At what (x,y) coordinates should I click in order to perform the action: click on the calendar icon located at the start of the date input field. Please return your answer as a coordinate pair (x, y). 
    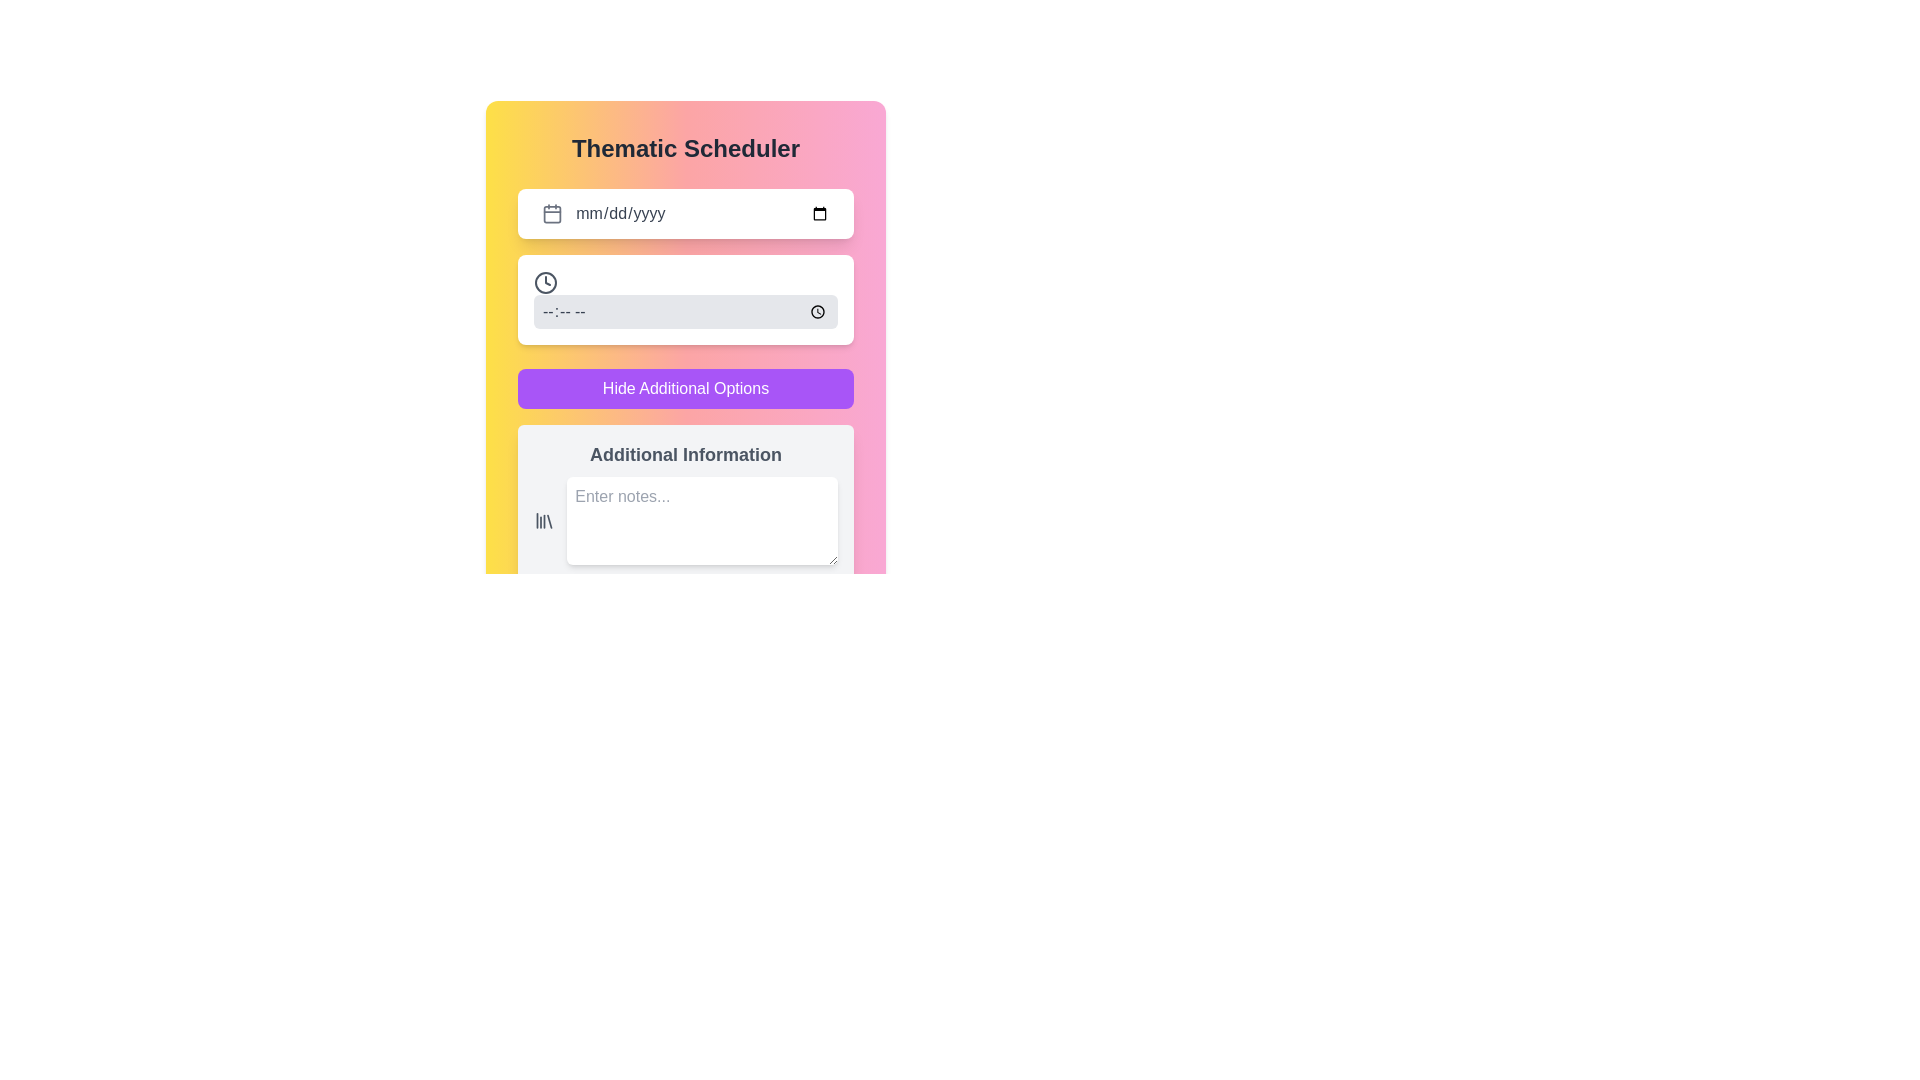
    Looking at the image, I should click on (552, 213).